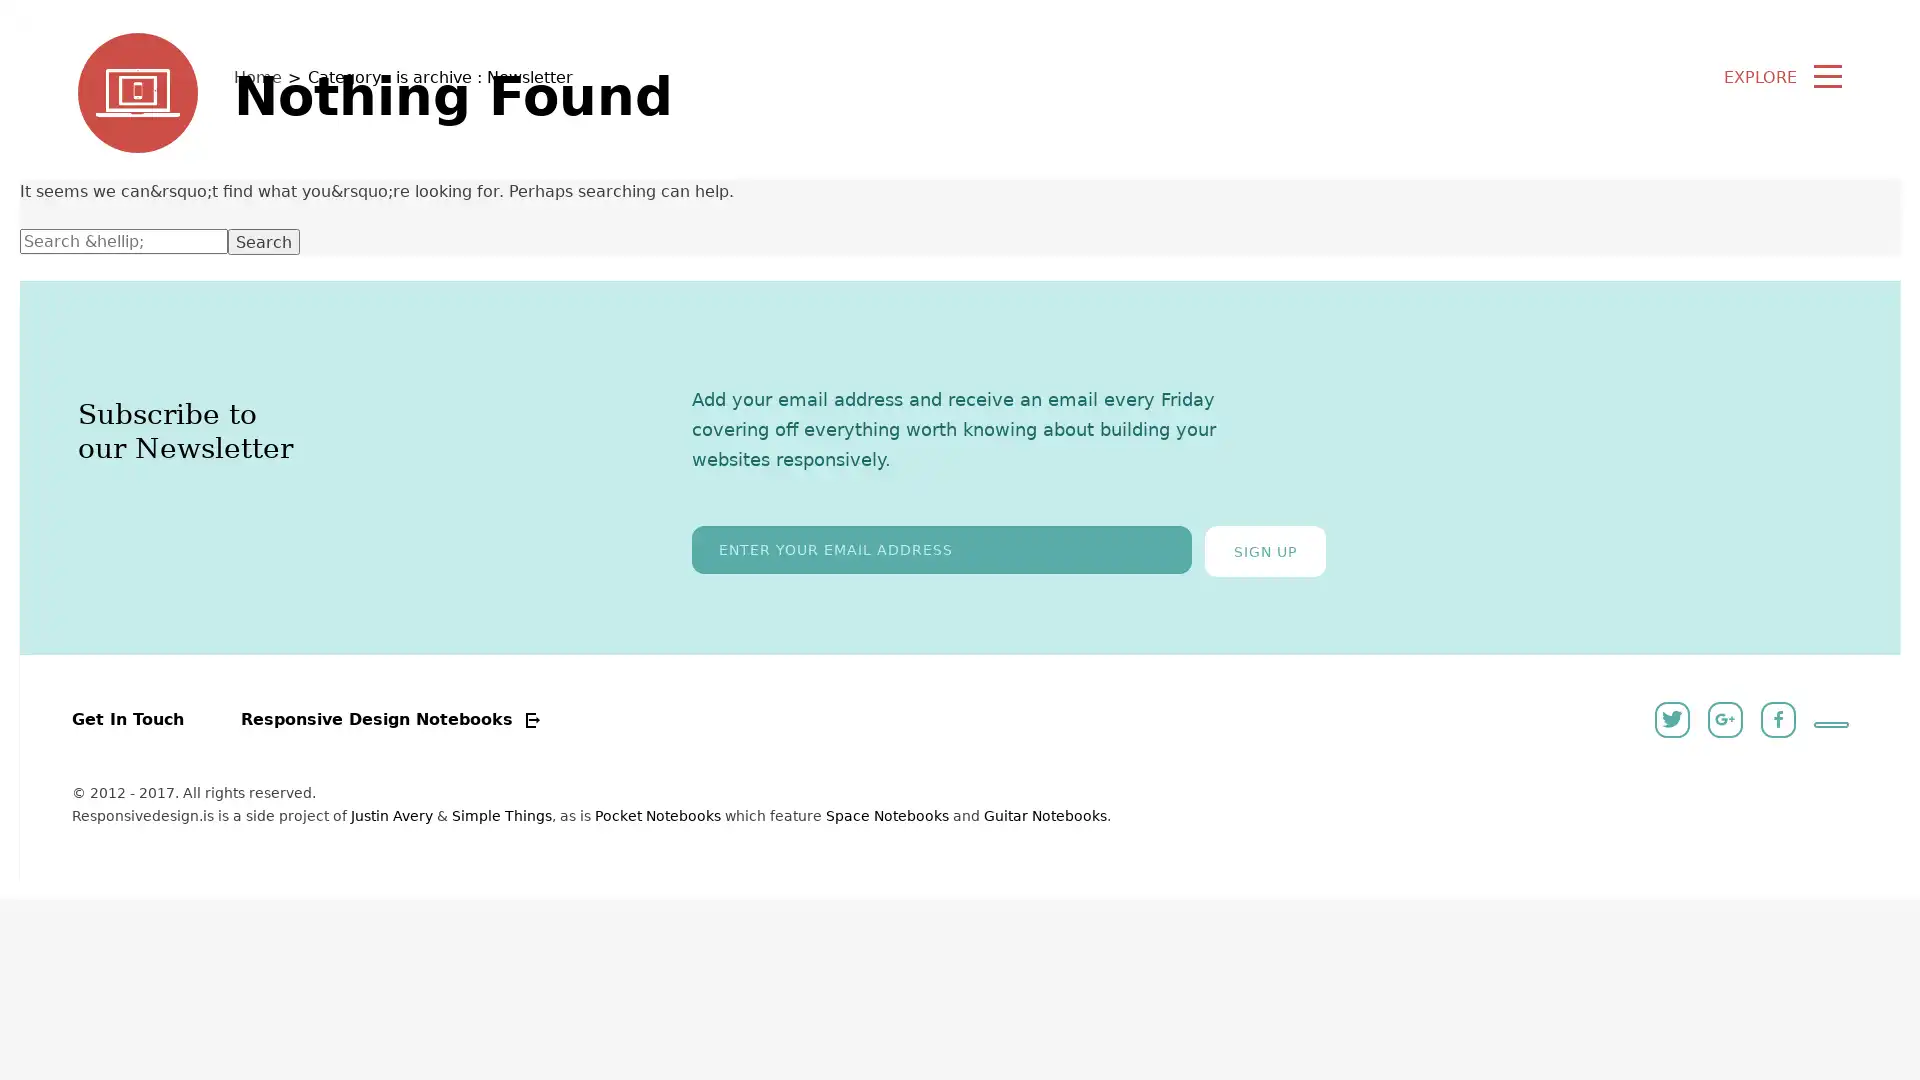 Image resolution: width=1920 pixels, height=1080 pixels. Describe the element at coordinates (1264, 551) in the screenshot. I see `SIGN UP` at that location.